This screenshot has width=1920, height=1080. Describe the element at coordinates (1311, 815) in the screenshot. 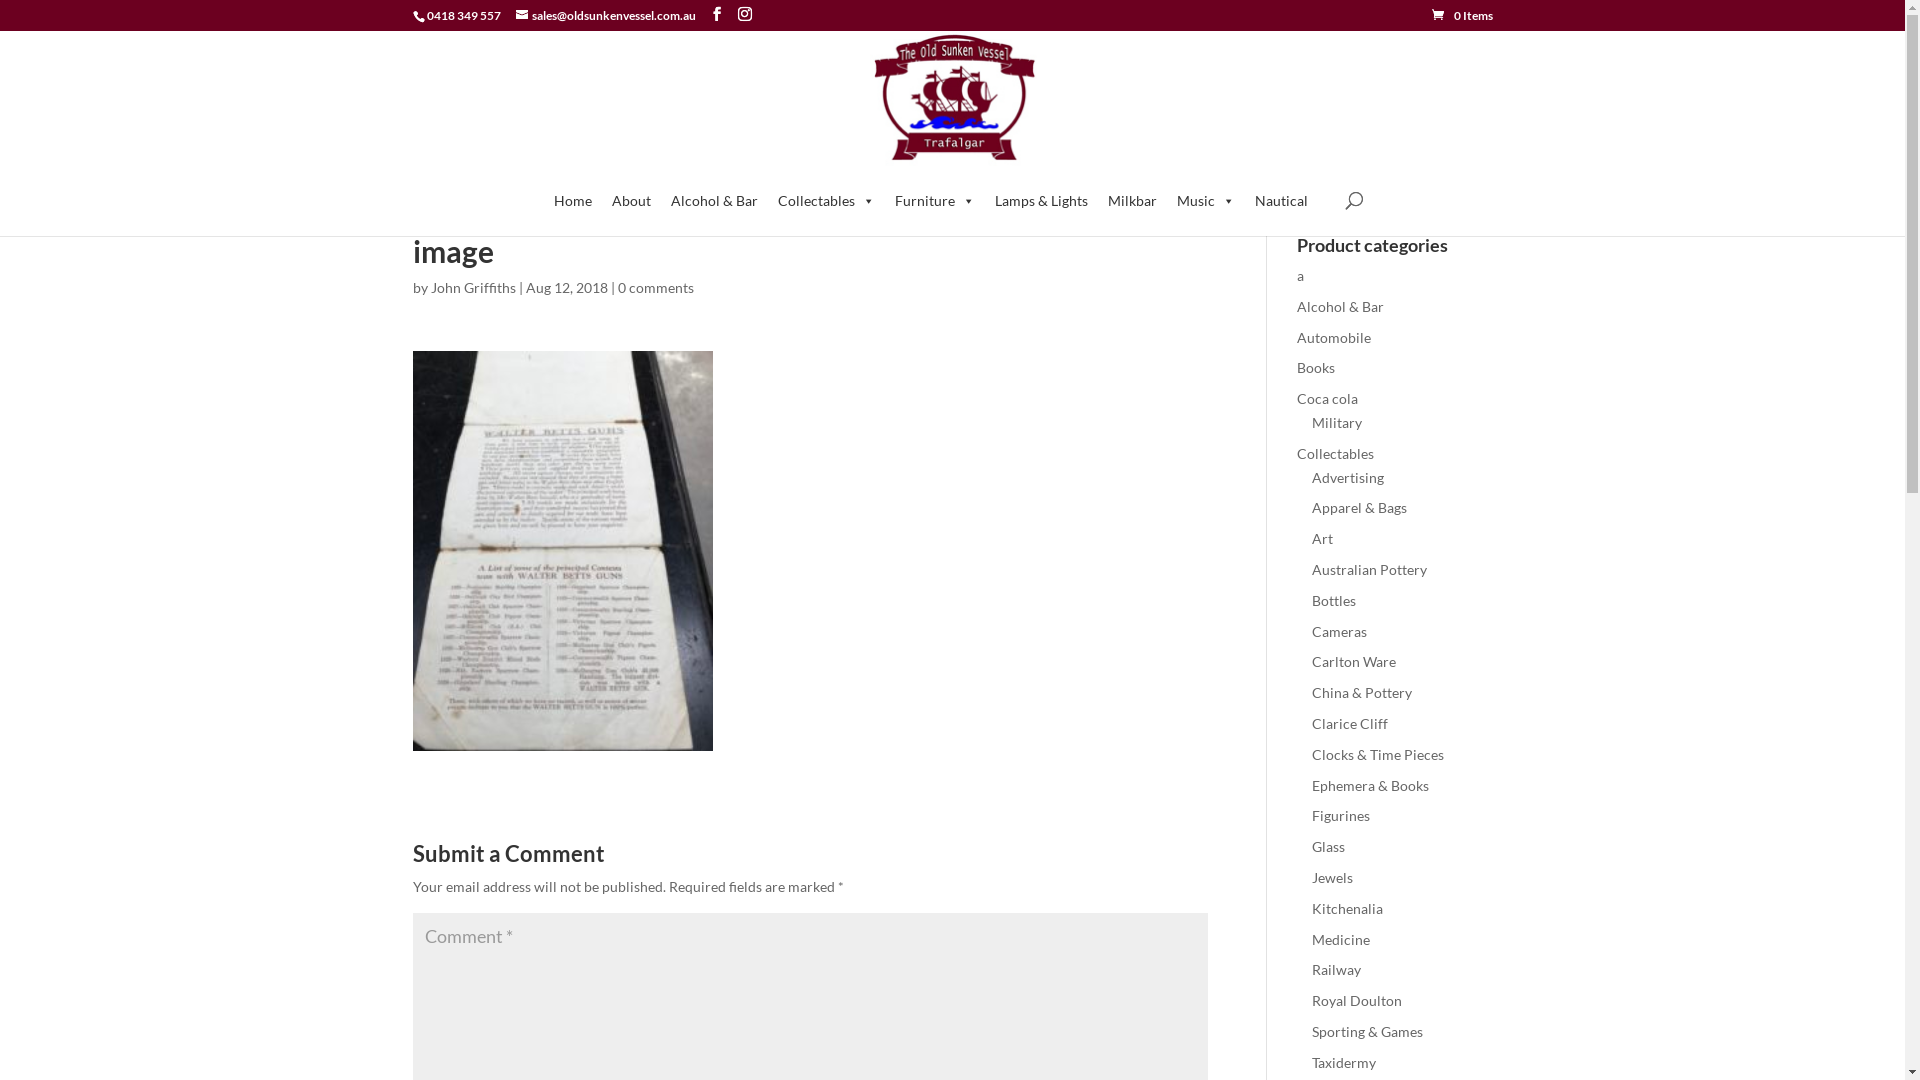

I see `'Figurines'` at that location.